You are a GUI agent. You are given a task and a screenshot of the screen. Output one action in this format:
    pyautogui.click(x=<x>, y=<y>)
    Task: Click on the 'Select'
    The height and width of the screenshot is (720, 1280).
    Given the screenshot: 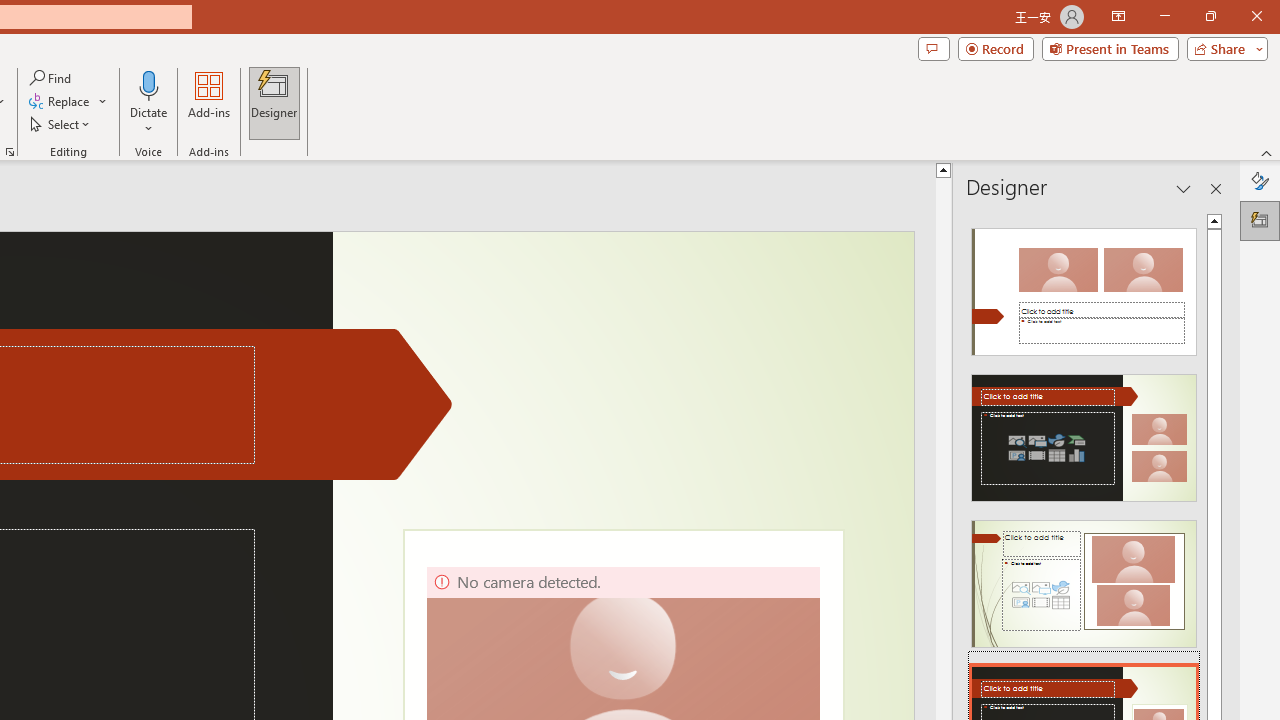 What is the action you would take?
    pyautogui.click(x=61, y=124)
    